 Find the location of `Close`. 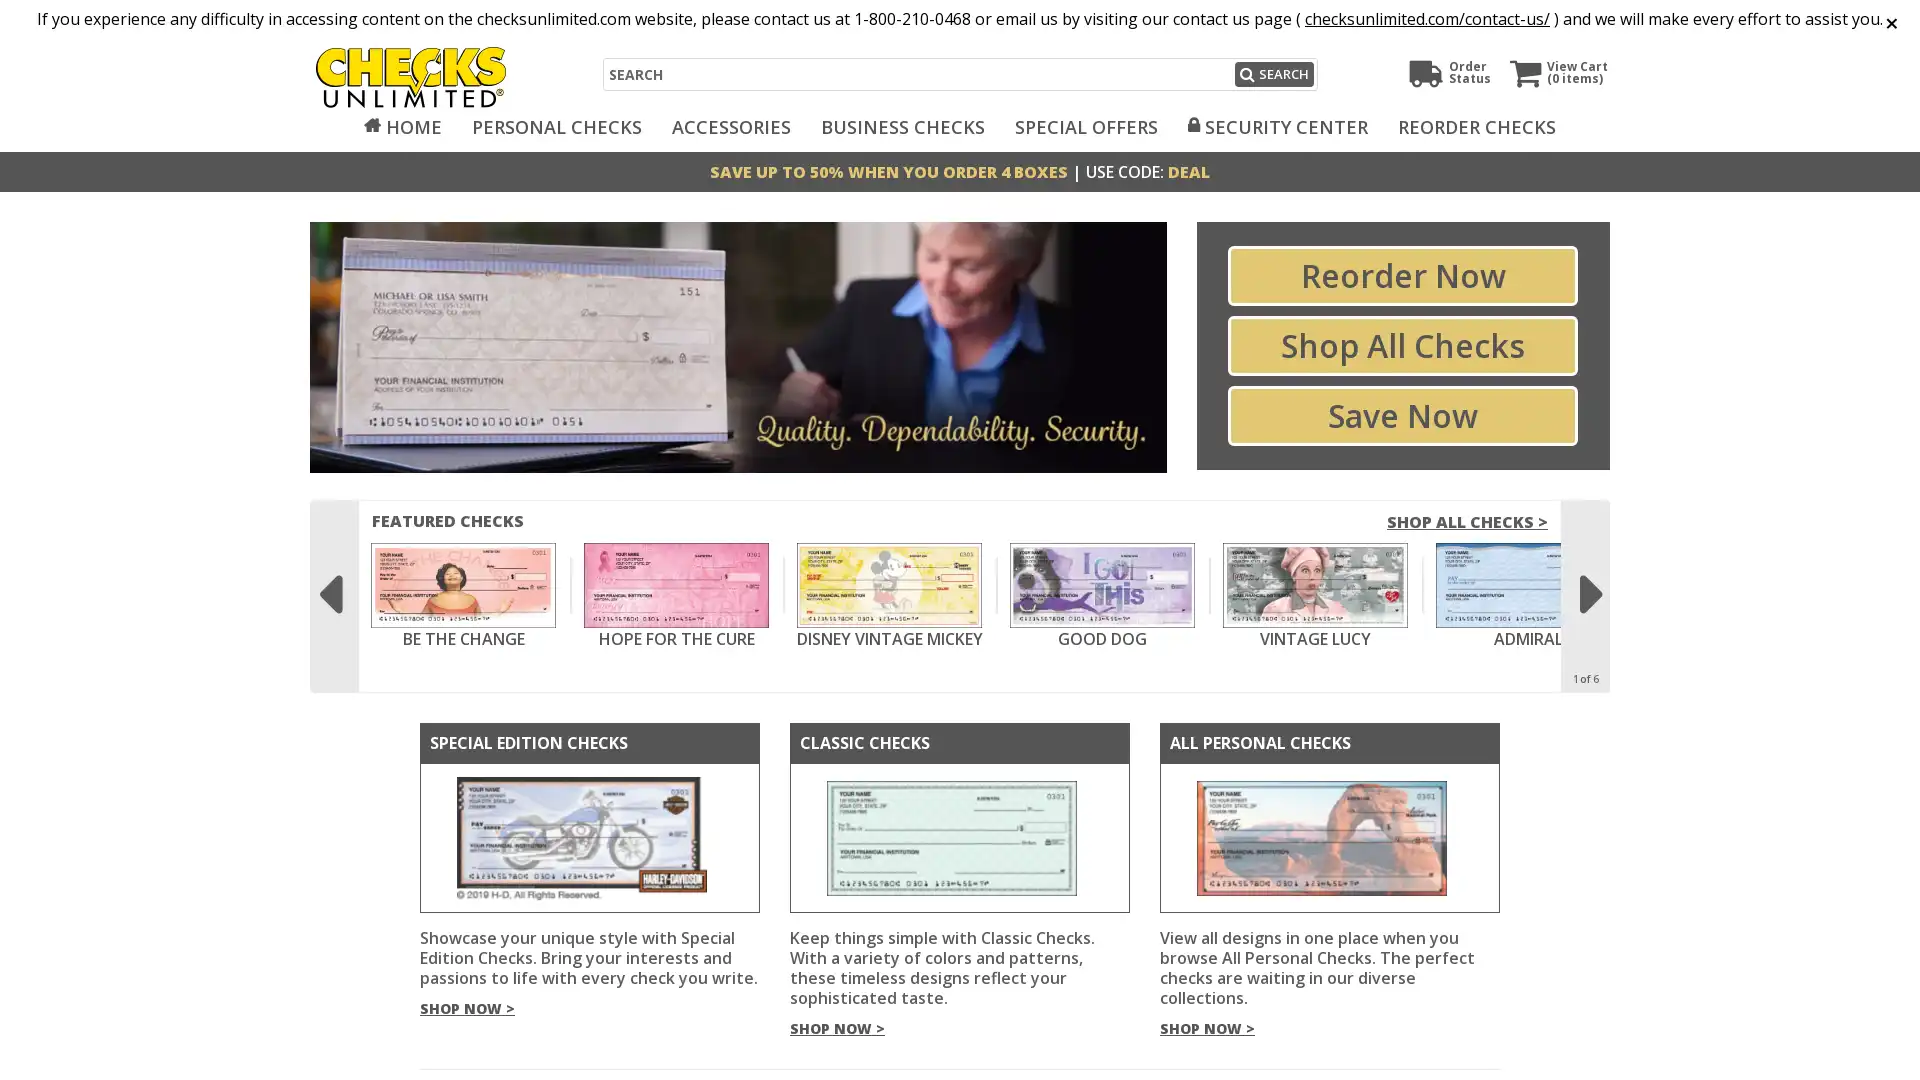

Close is located at coordinates (1884, 19).